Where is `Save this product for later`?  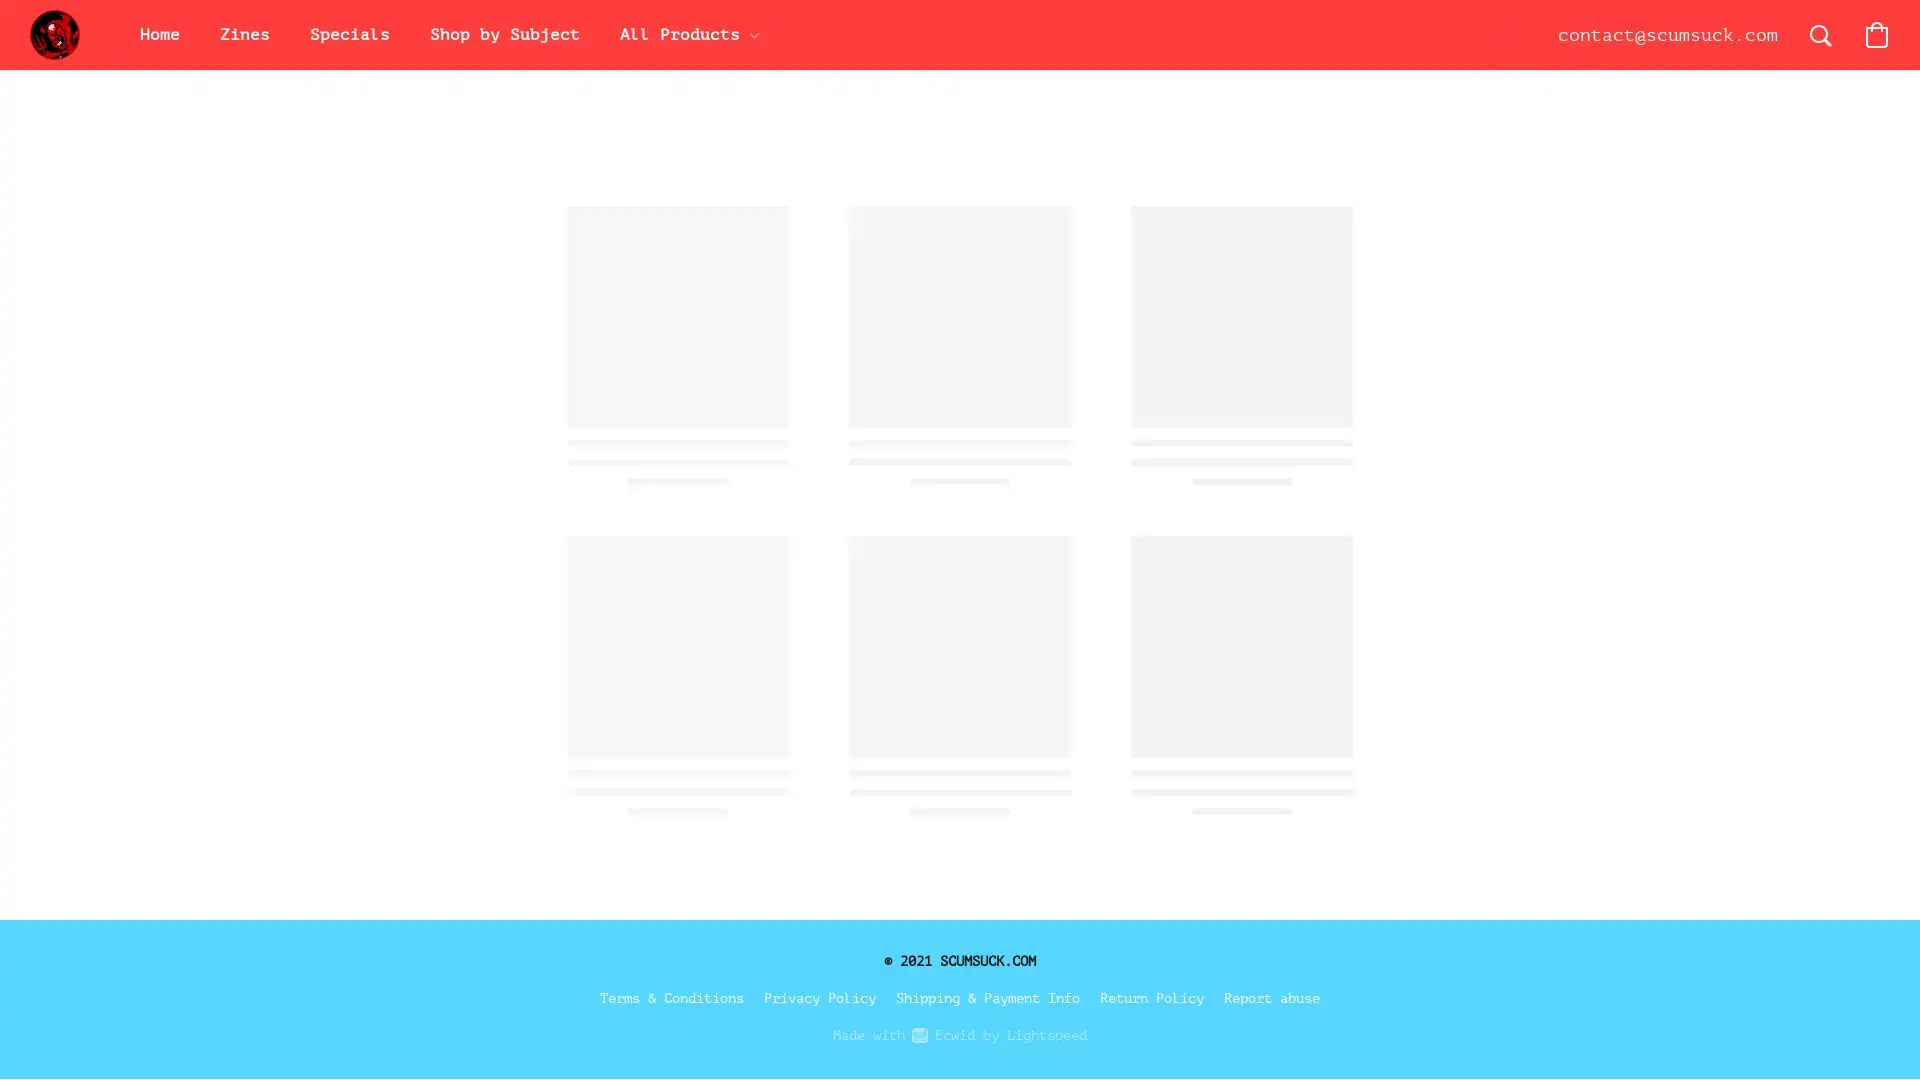
Save this product for later is located at coordinates (1240, 759).